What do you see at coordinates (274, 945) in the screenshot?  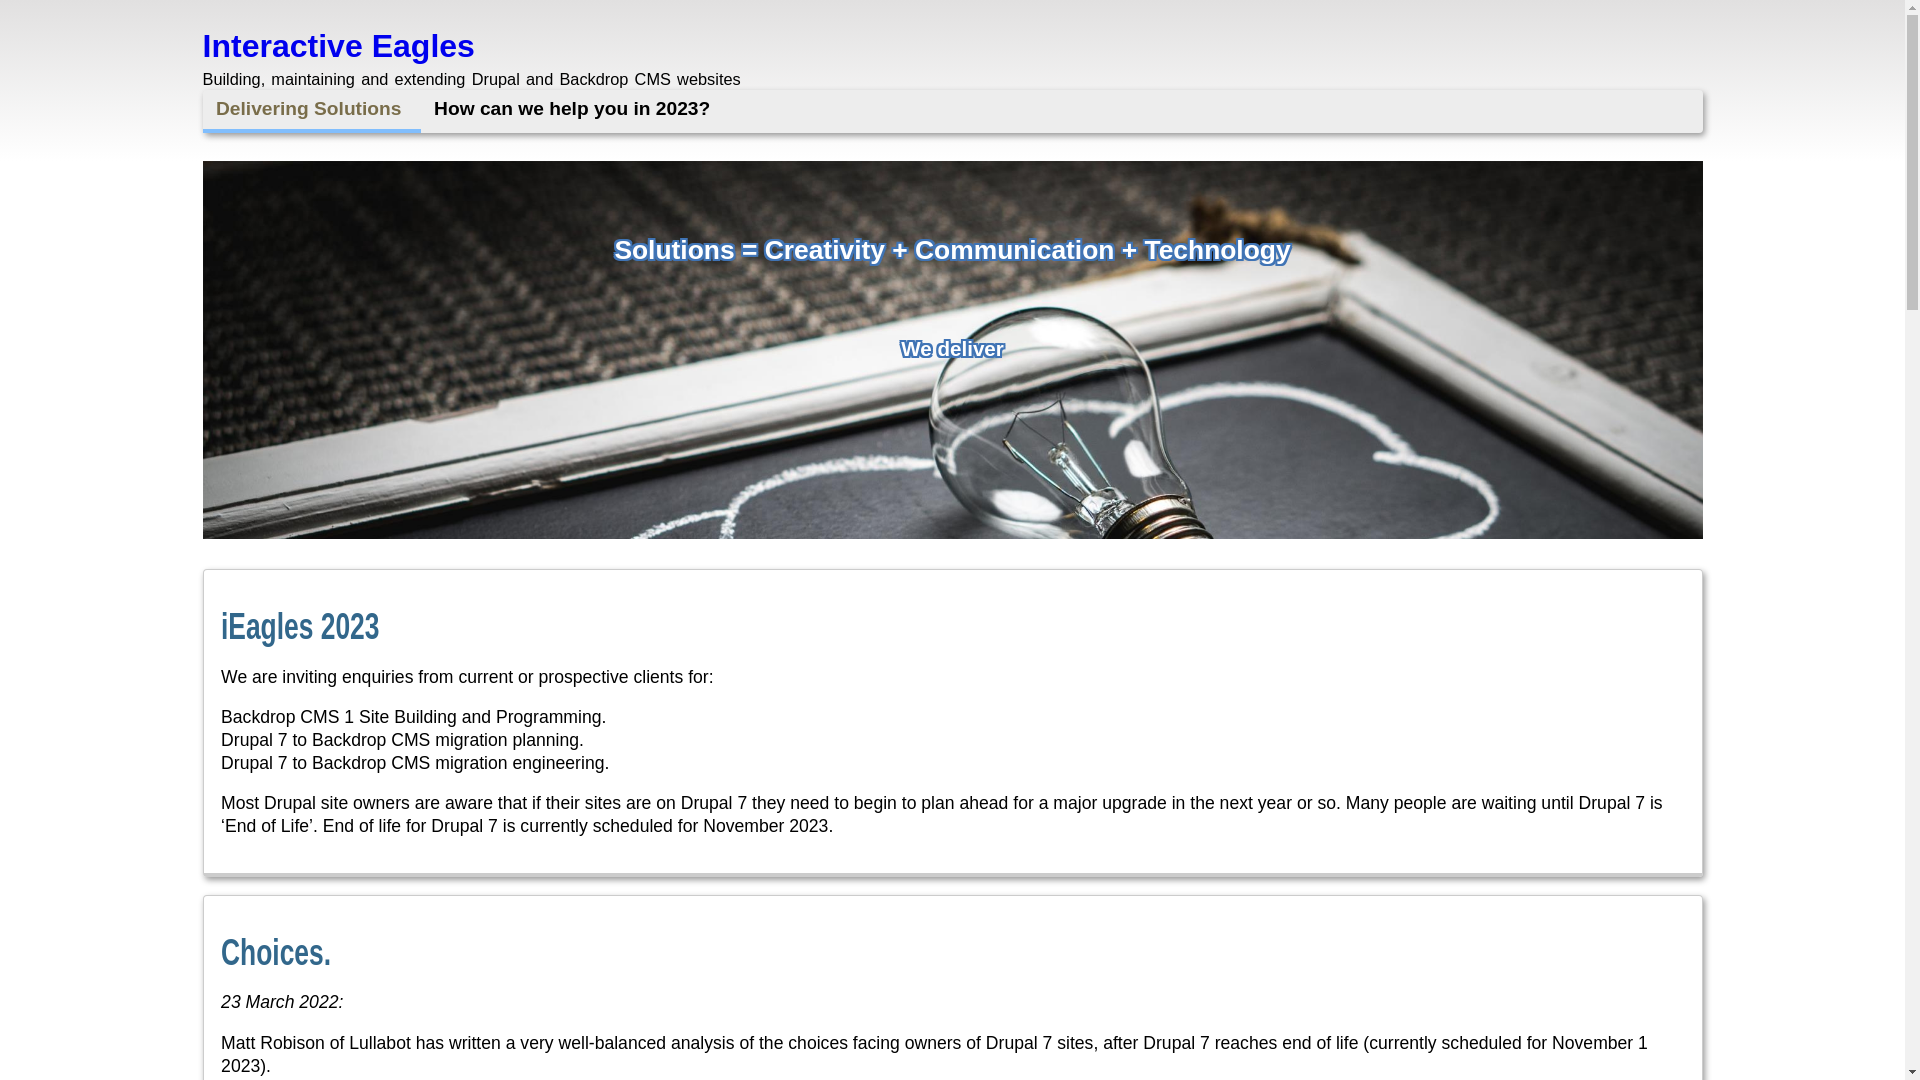 I see `'Choices.'` at bounding box center [274, 945].